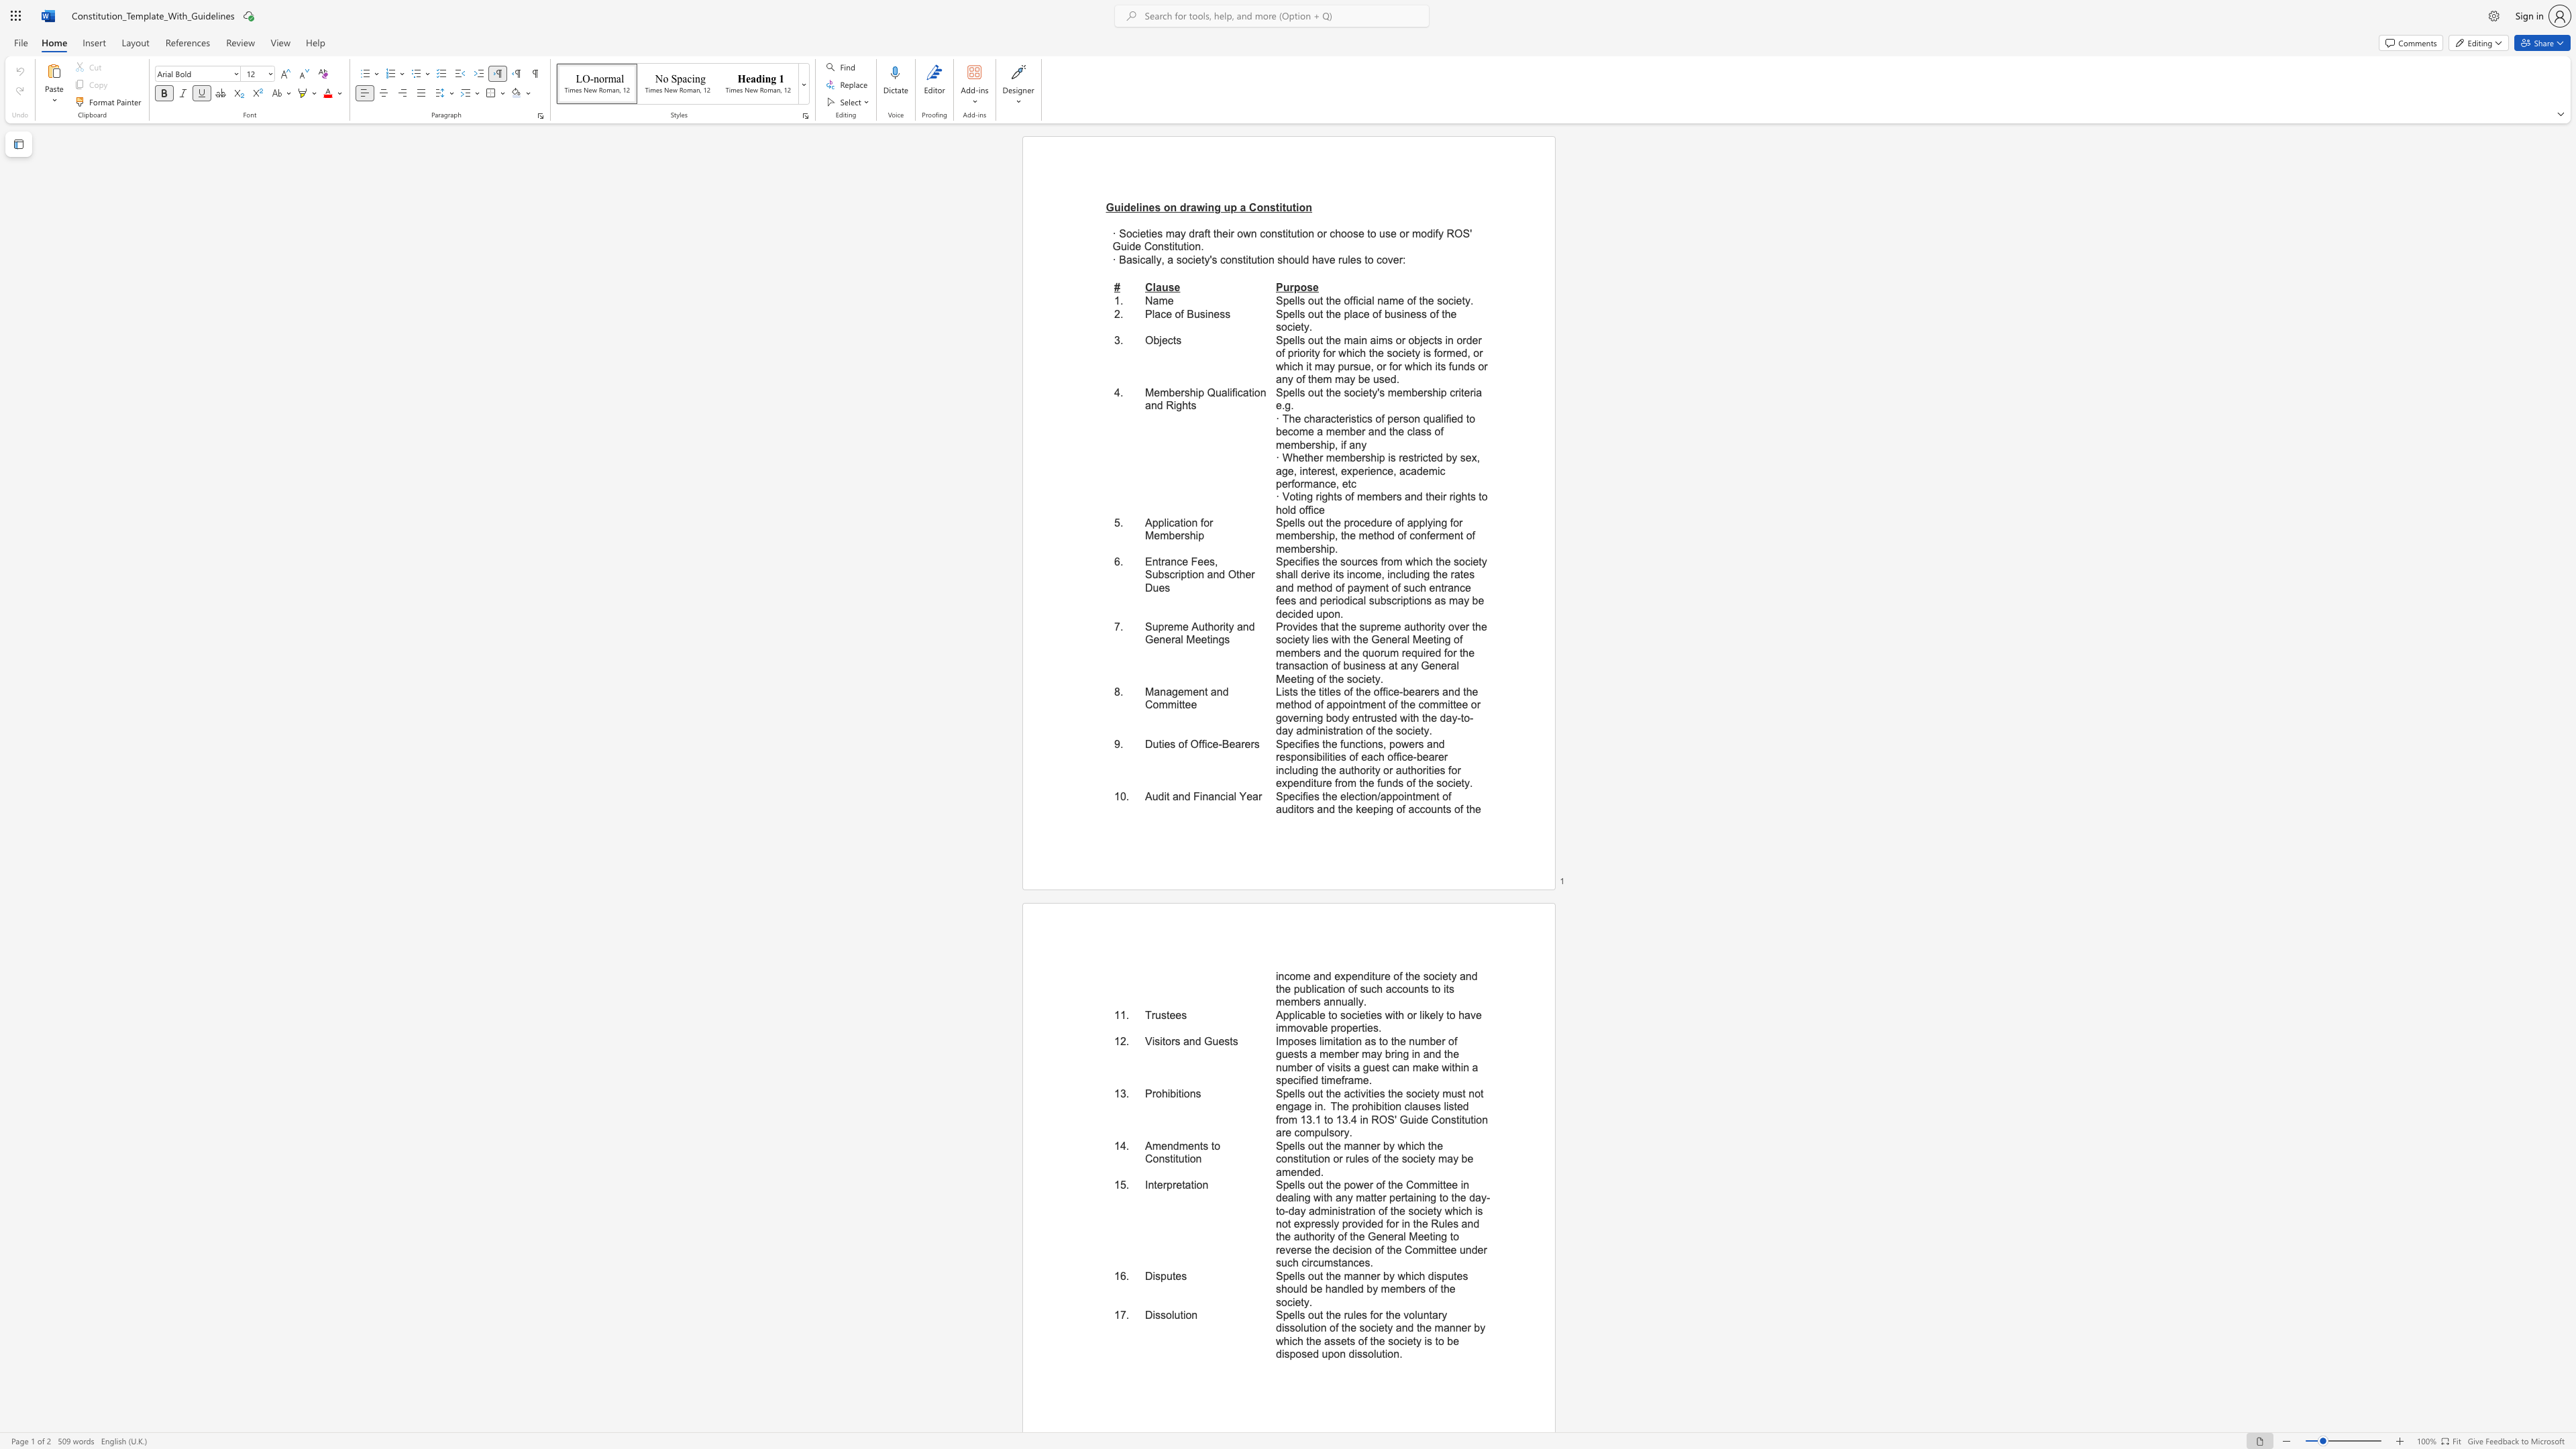 The image size is (2576, 1449). Describe the element at coordinates (1334, 613) in the screenshot. I see `the subset text "n." within the text "Specifies the sources from which the society shall derive its income, including the rates and method of payment of such entrance fees and periodical subscriptions as may be decided upon."` at that location.